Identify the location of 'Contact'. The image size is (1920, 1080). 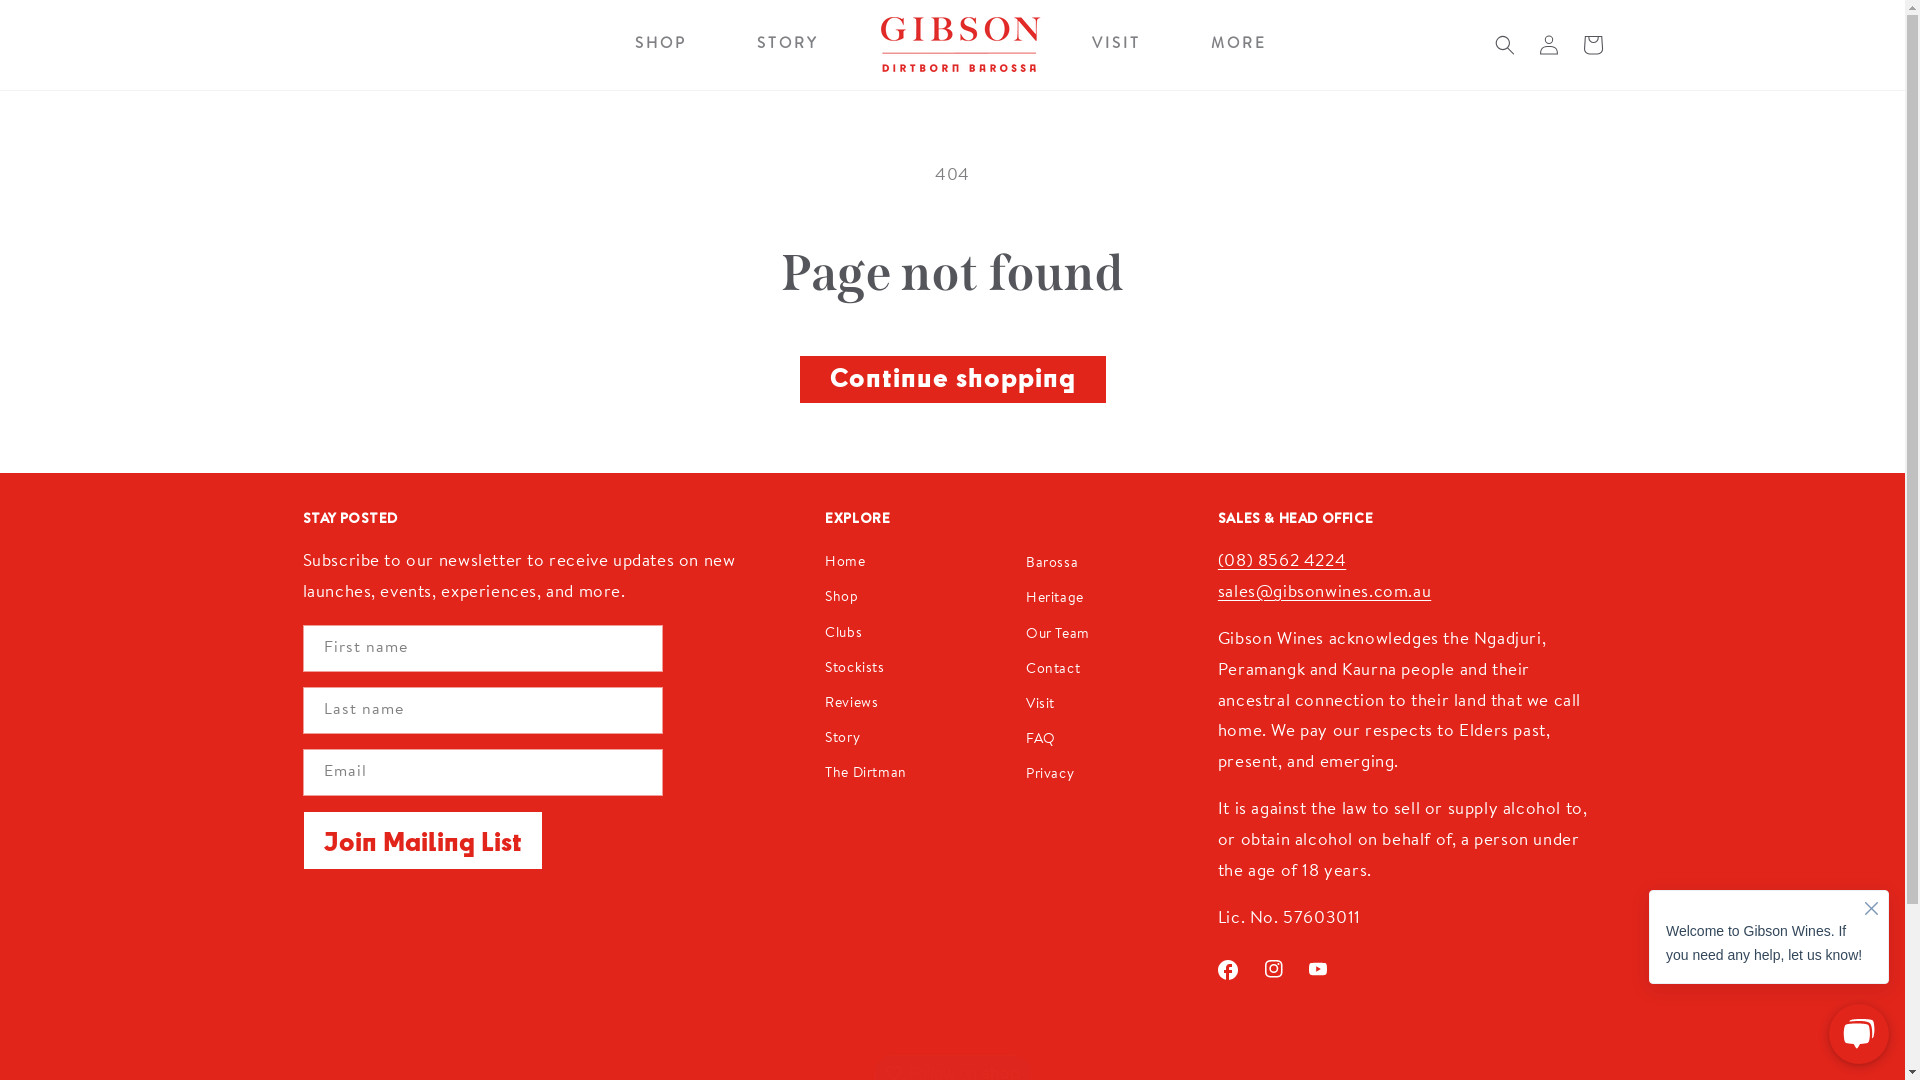
(1051, 670).